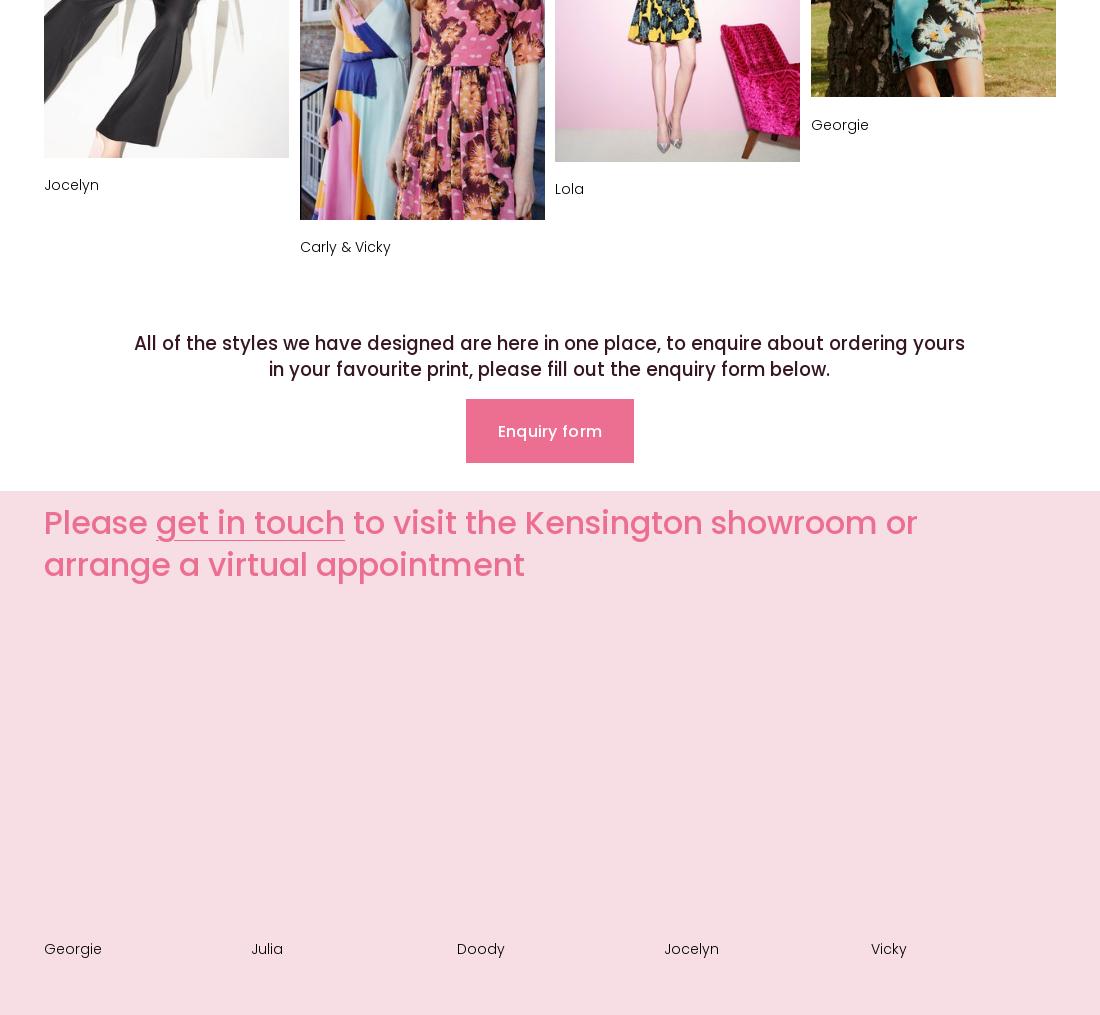  Describe the element at coordinates (887, 948) in the screenshot. I see `'Vicky'` at that location.